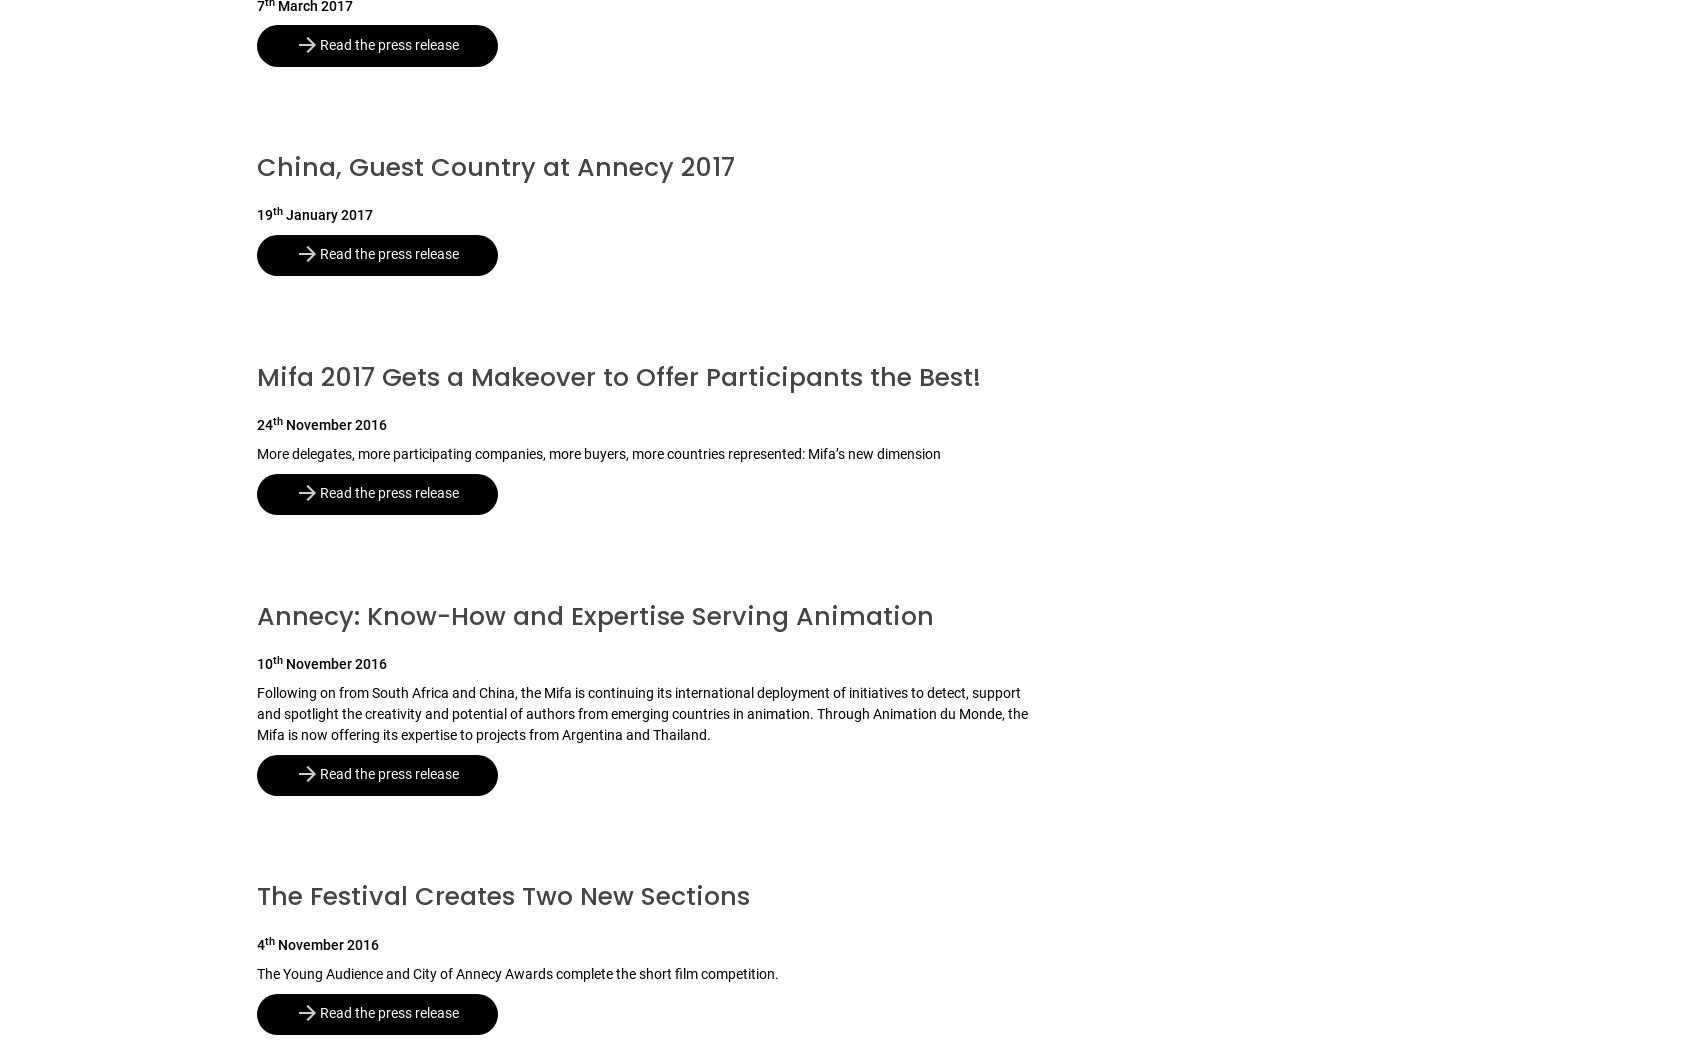 Image resolution: width=1704 pixels, height=1050 pixels. I want to click on '19', so click(263, 214).